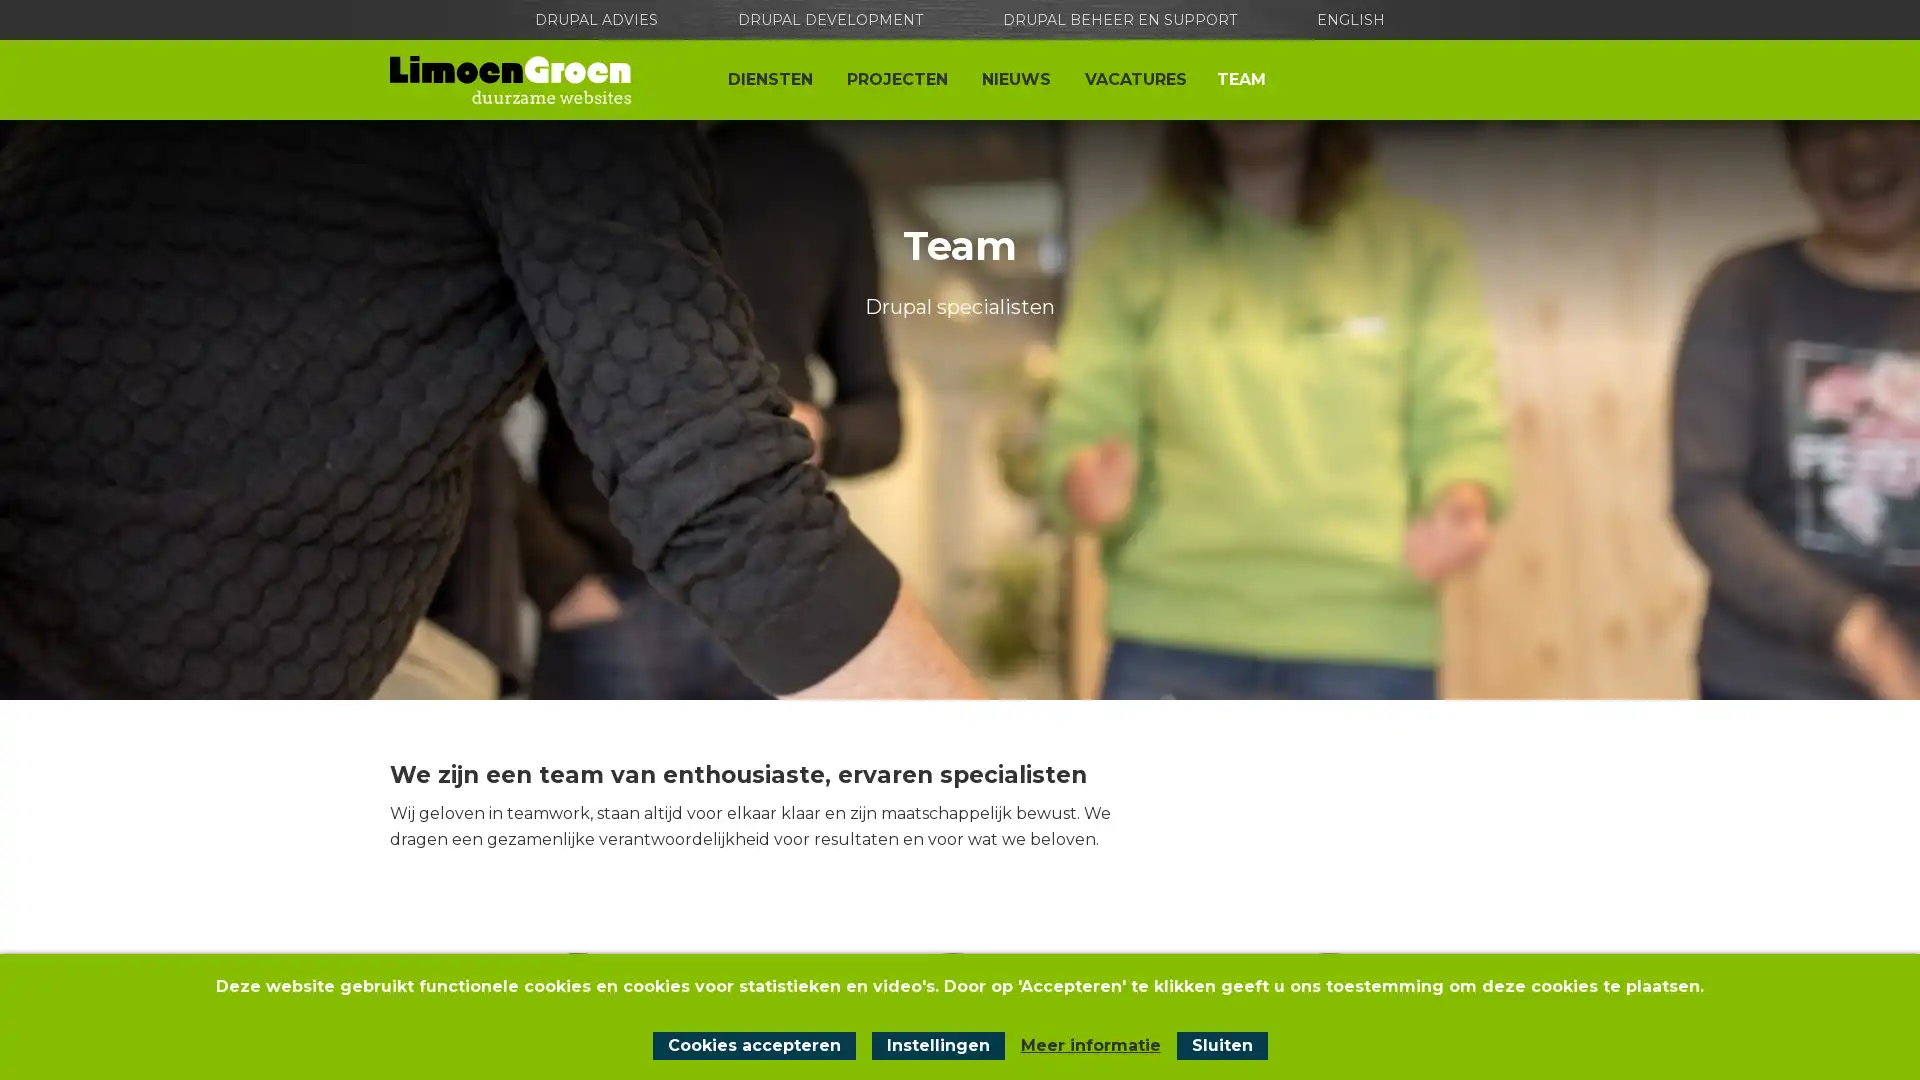 This screenshot has width=1920, height=1080. I want to click on Cookies accepteren, so click(752, 1044).